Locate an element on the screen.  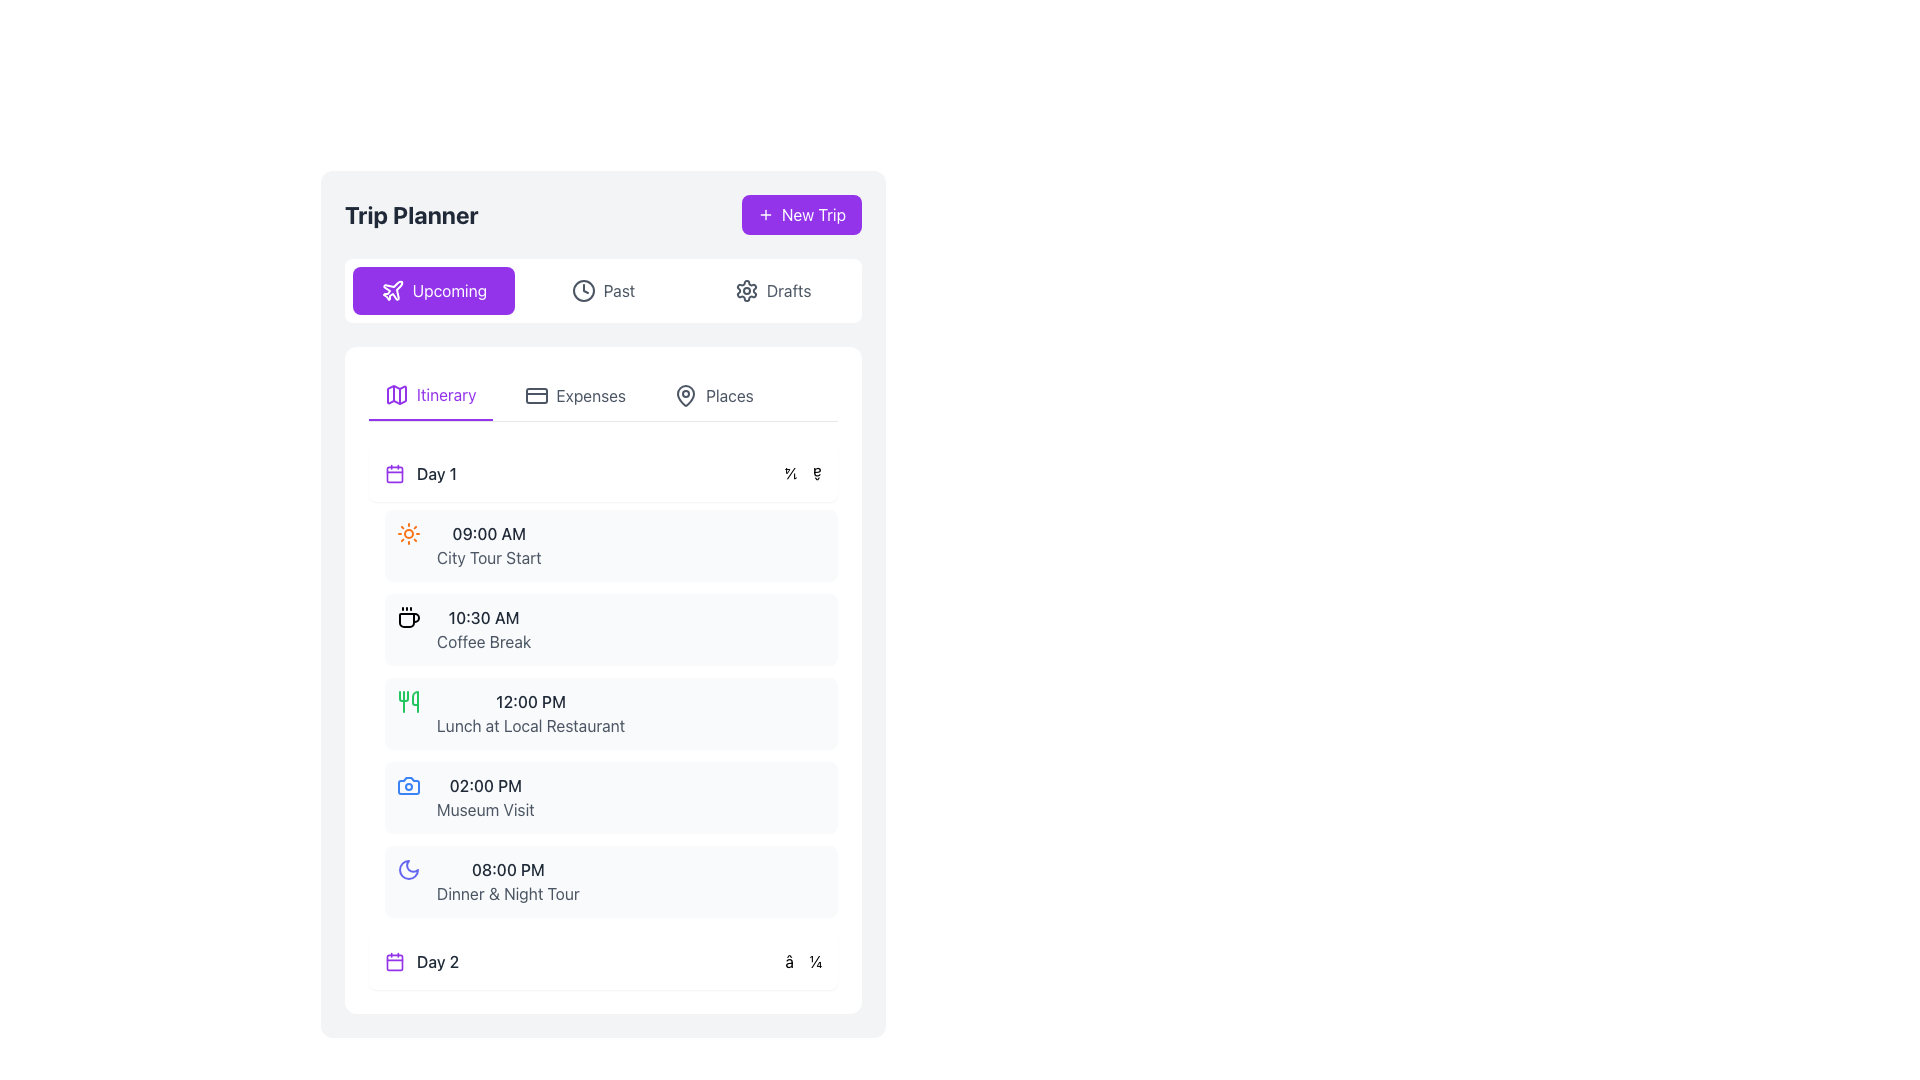
the fourth entry in the itinerary list labeled 'Museum Visit' that displays the time '02:00 PM' and is the bottom-most visible entry under 'Day 1' is located at coordinates (485, 797).